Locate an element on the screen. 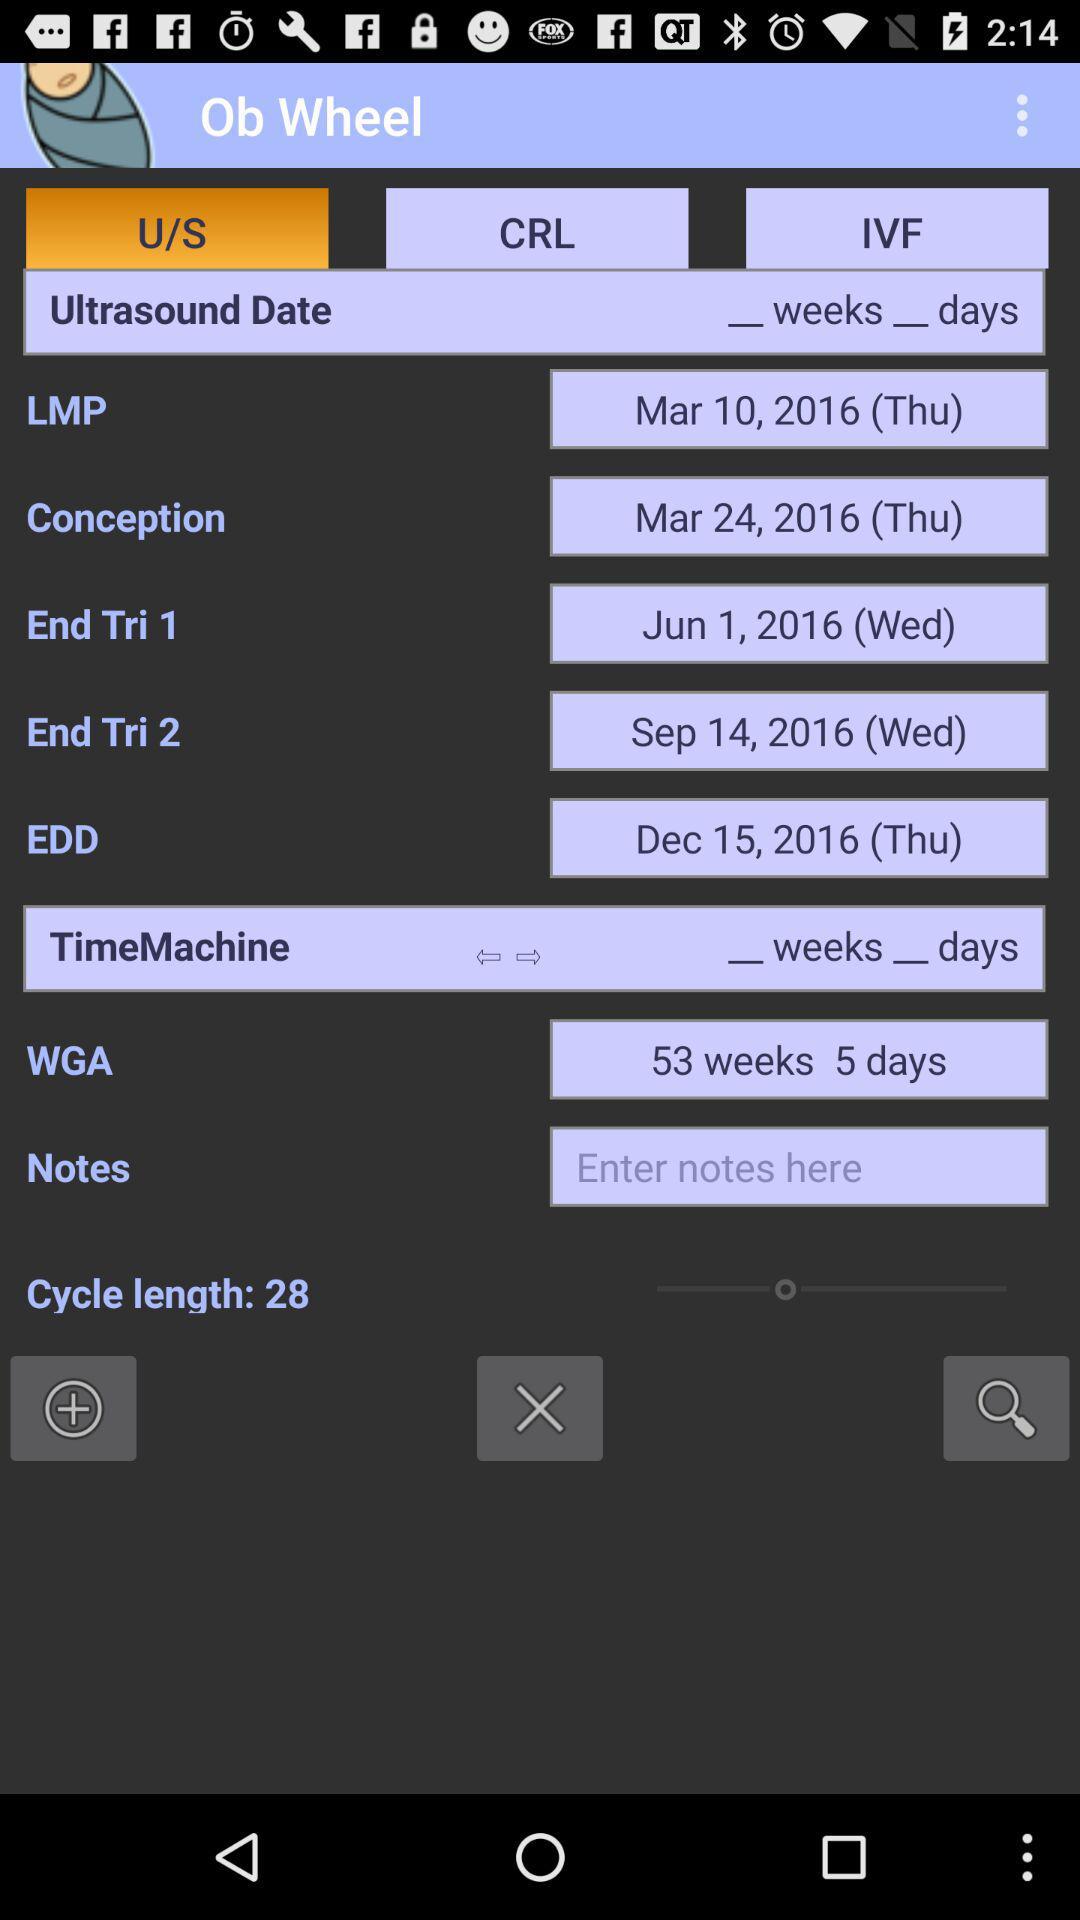 The height and width of the screenshot is (1920, 1080). cycle length: 28 is located at coordinates (307, 1289).